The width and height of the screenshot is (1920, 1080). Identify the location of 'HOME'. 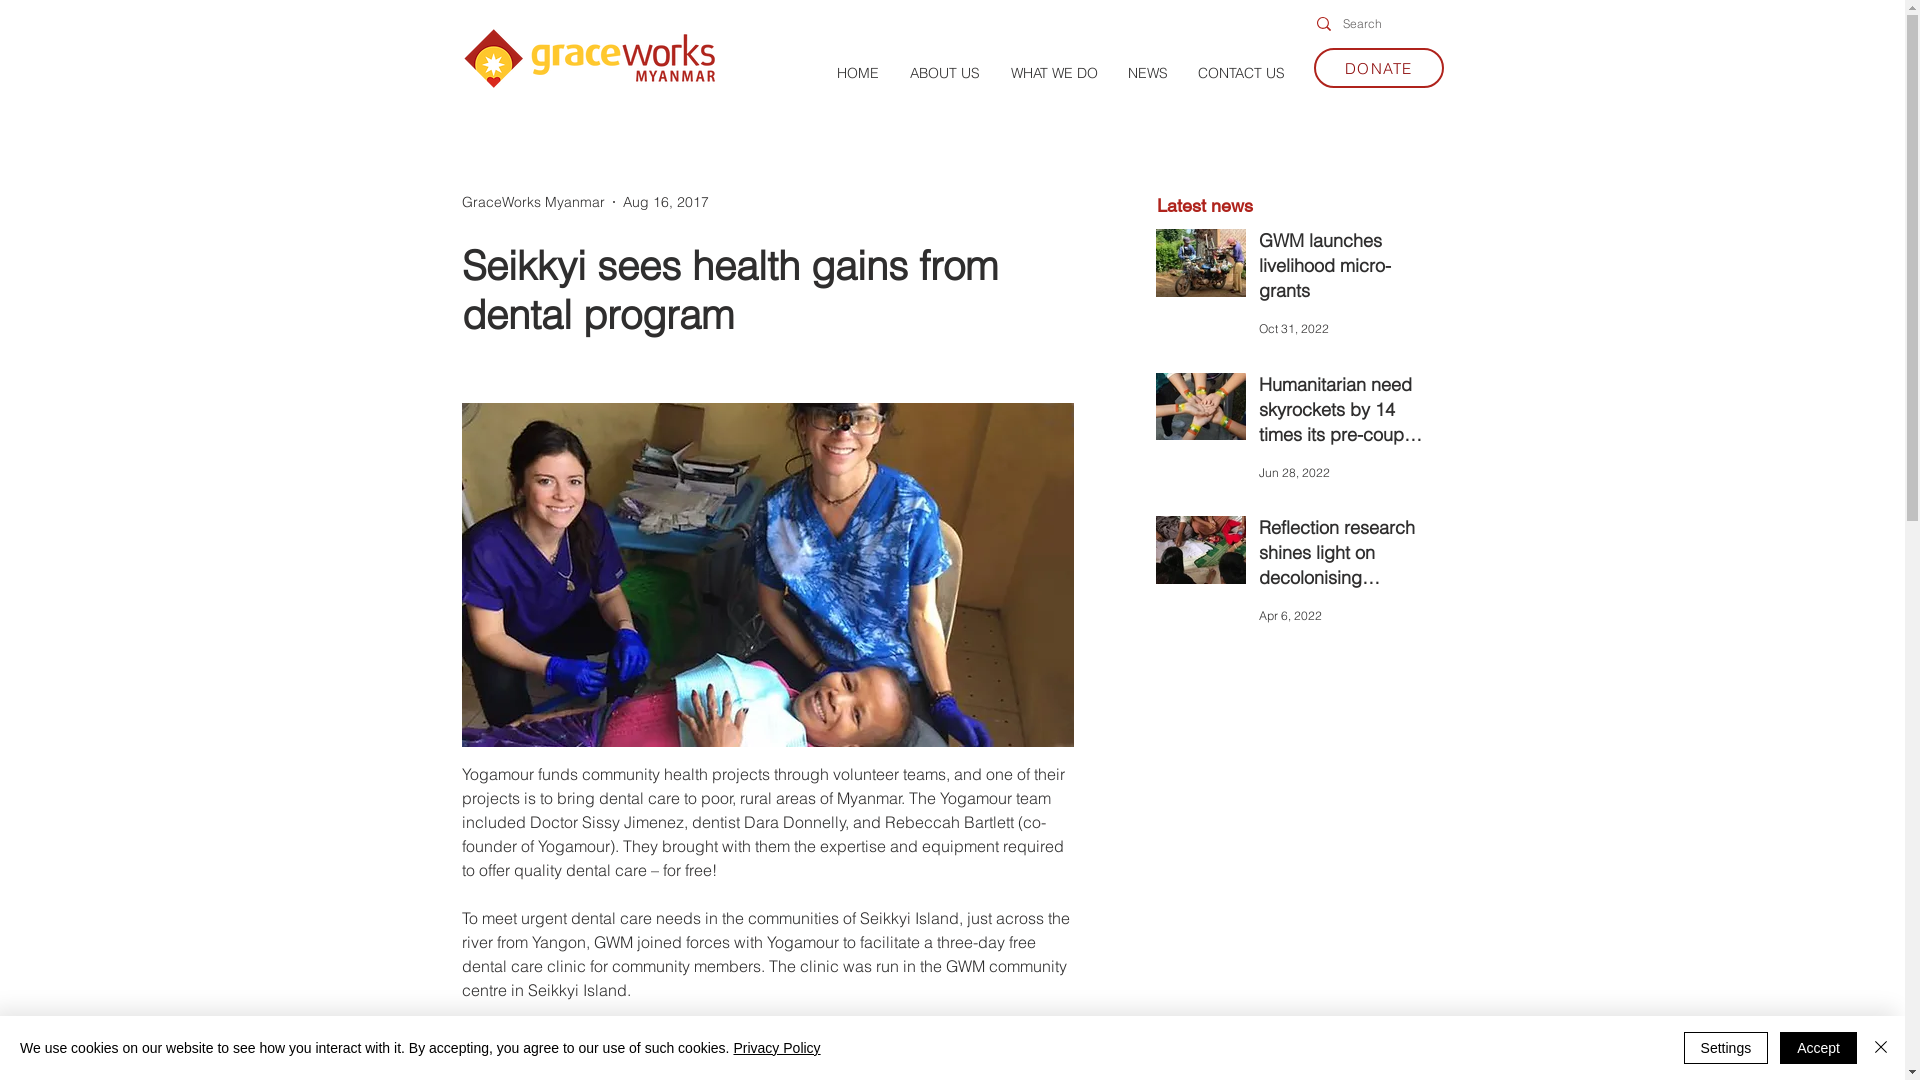
(858, 72).